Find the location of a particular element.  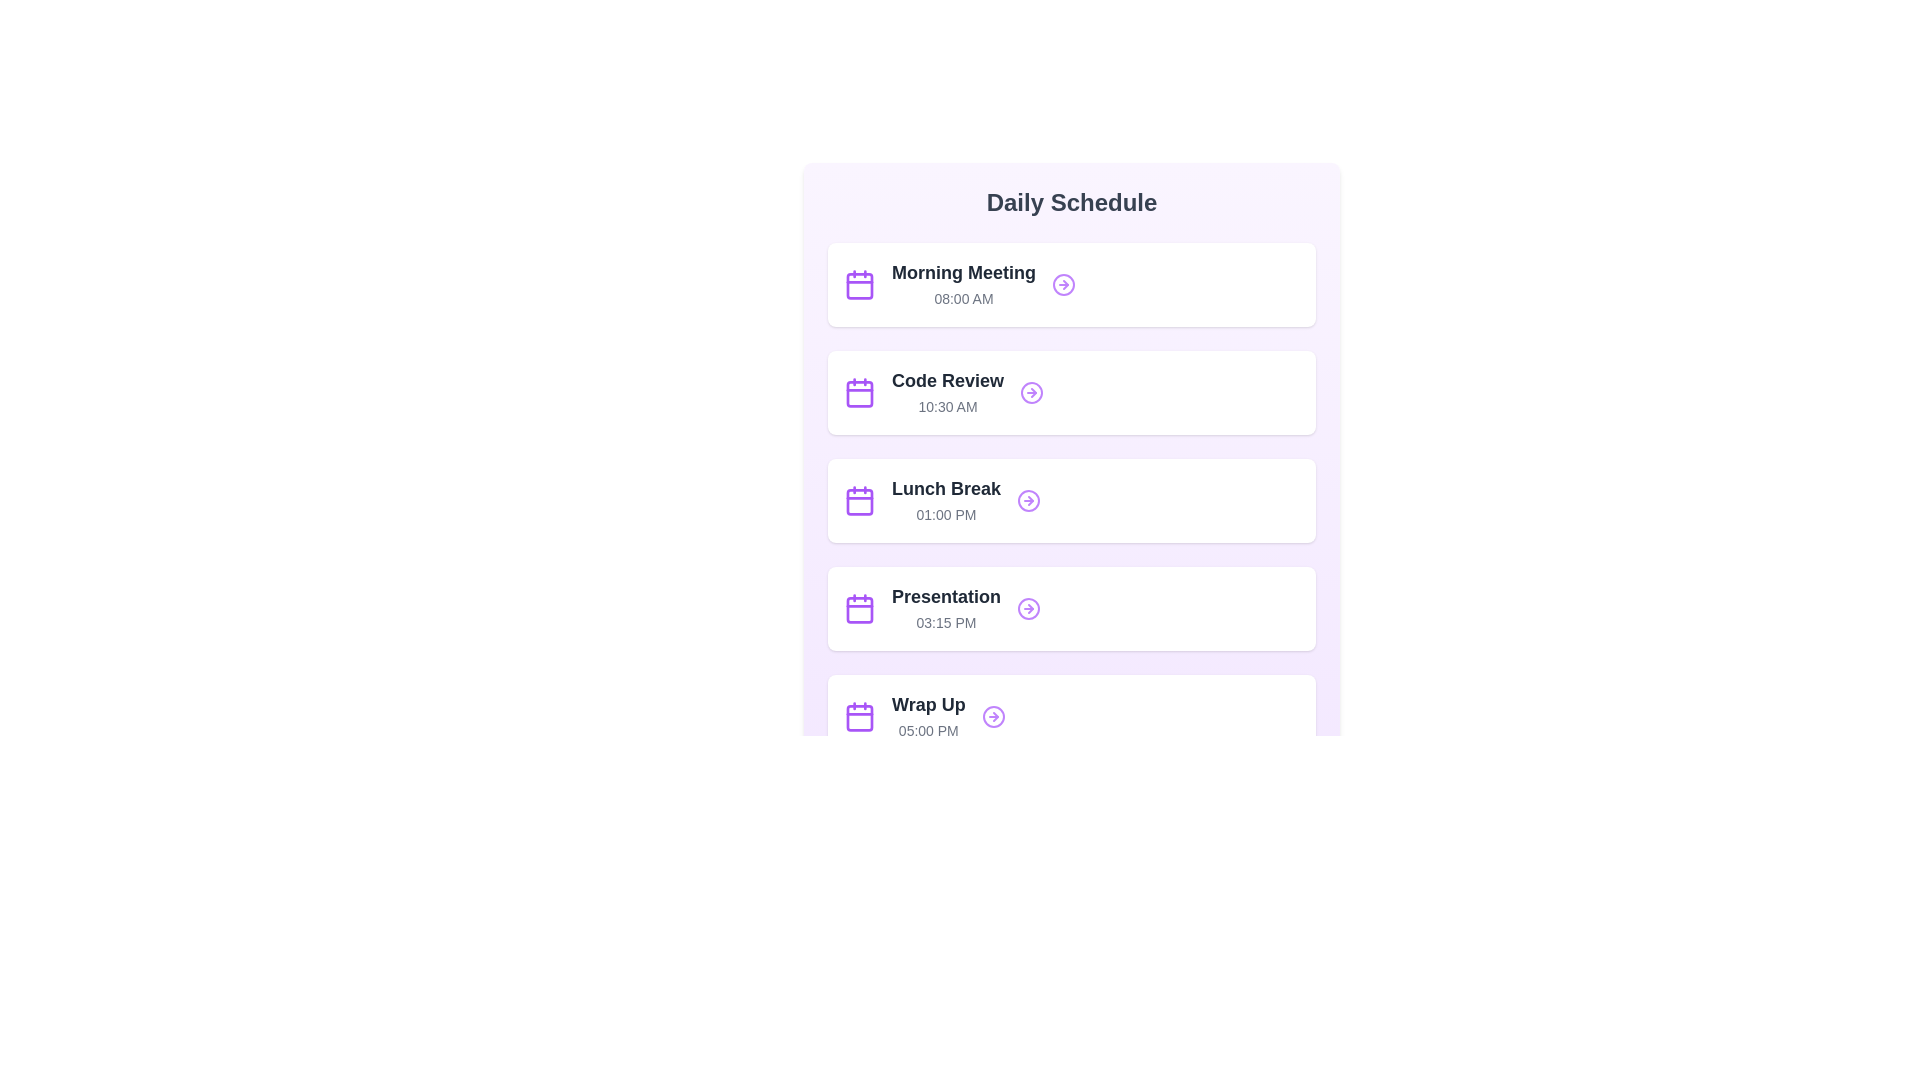

the icon button located in the 'Code Review' row, aligned horizontally with the 'Code Review' title and '10:30 AM' time is located at coordinates (1032, 393).